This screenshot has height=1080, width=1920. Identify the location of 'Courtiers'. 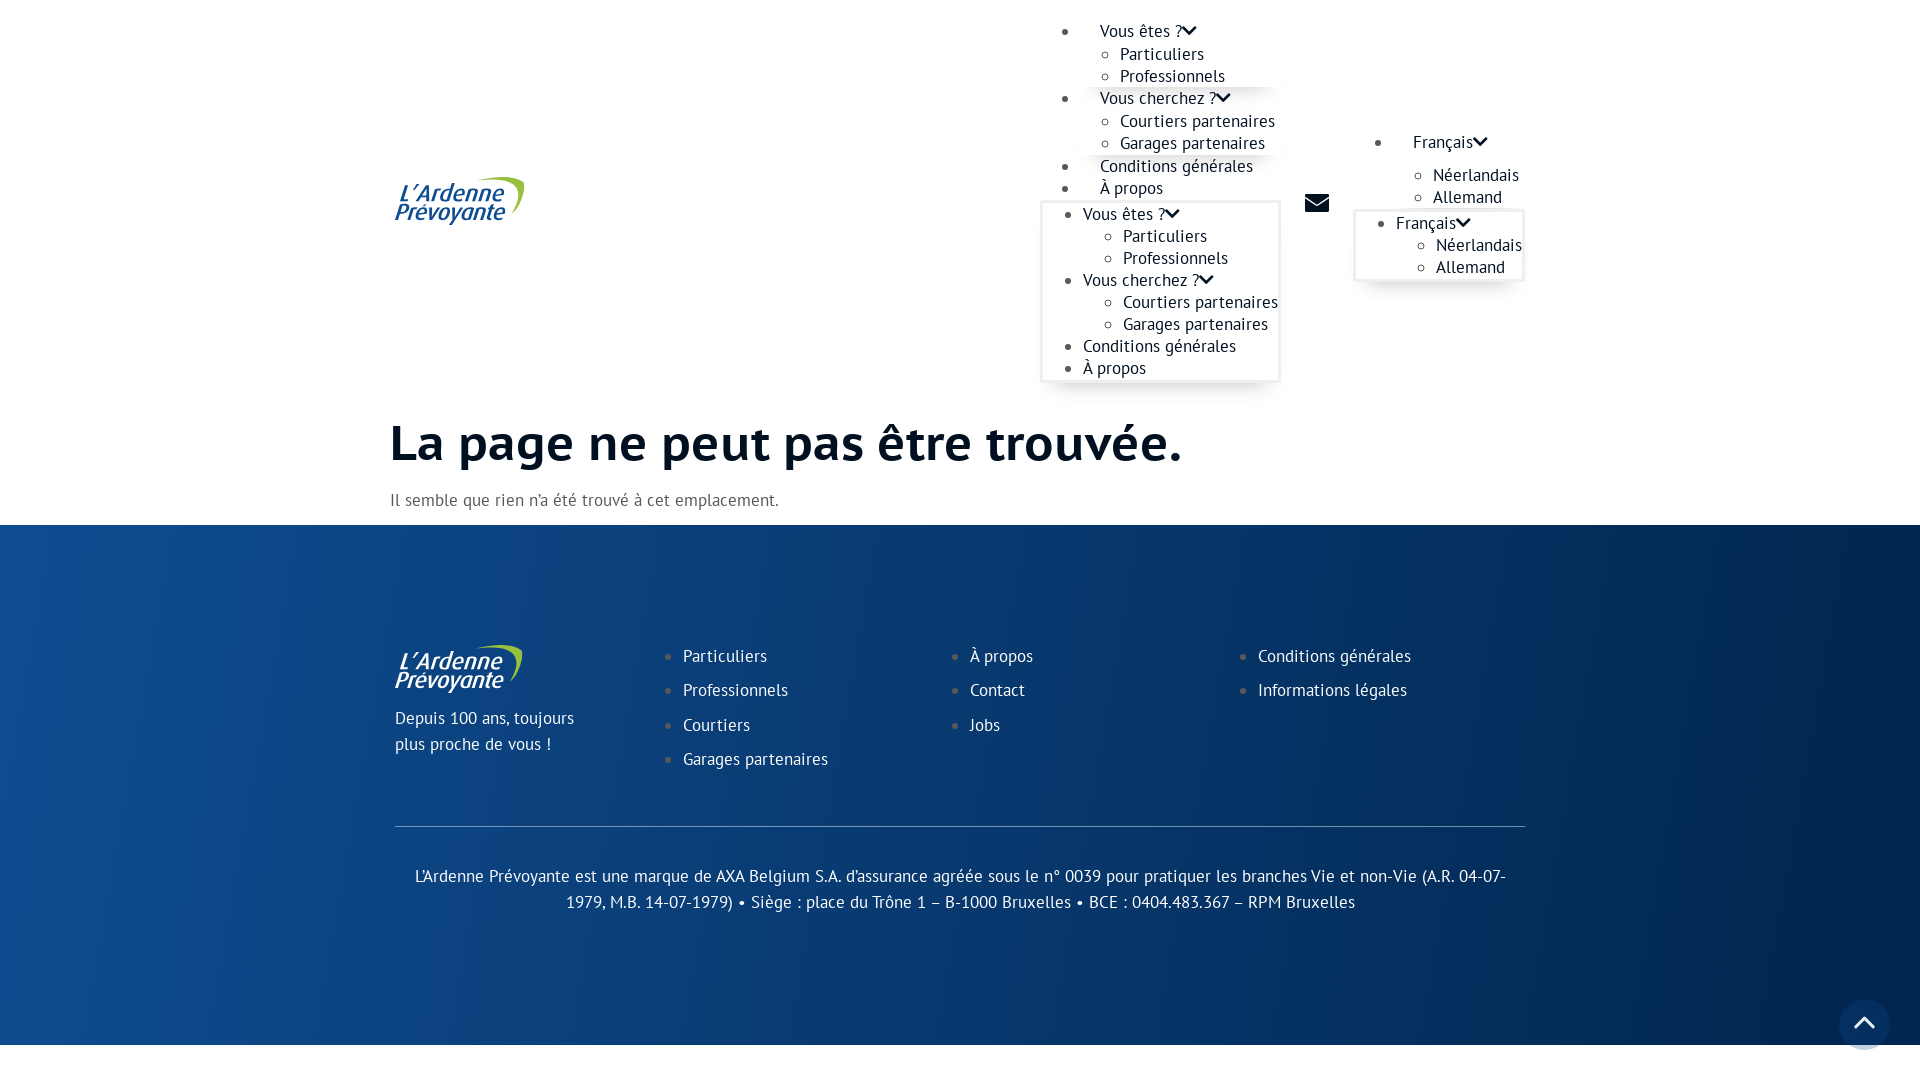
(715, 725).